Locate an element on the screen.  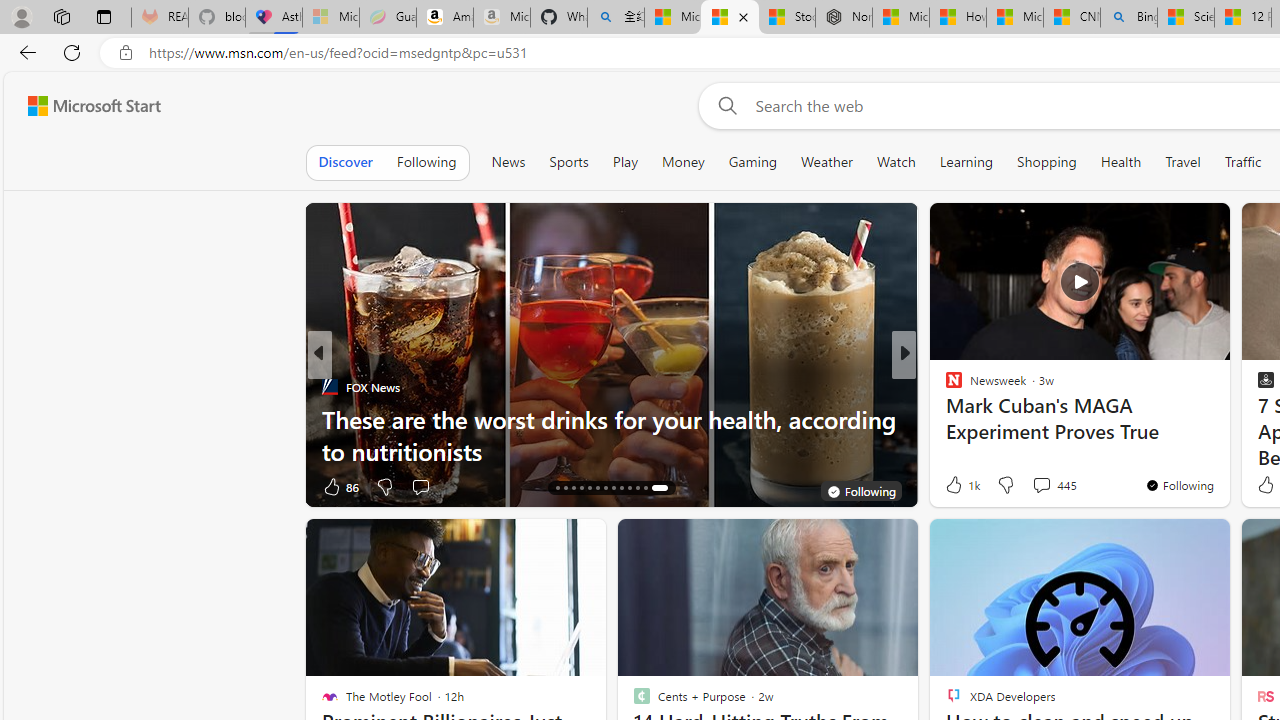
'AutomationID: tab-20' is located at coordinates (605, 488).